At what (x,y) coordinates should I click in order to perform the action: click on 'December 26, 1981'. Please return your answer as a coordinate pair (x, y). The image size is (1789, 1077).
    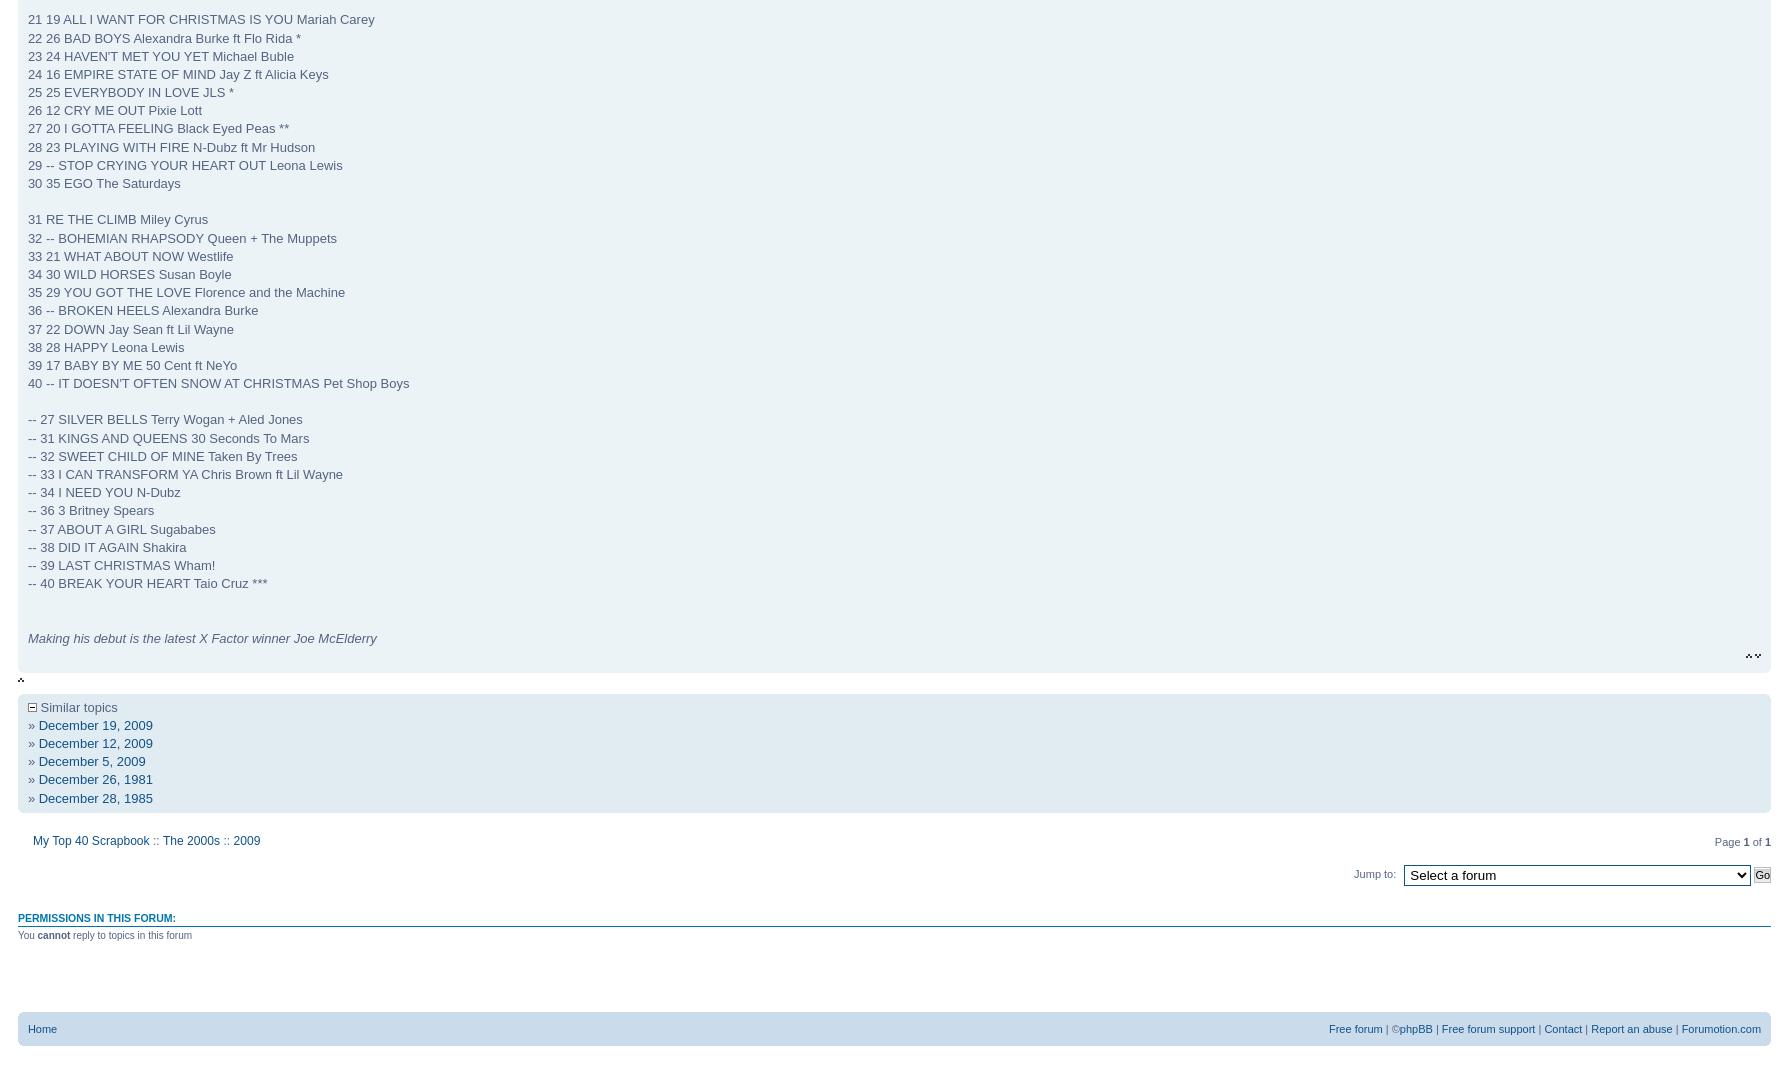
    Looking at the image, I should click on (94, 778).